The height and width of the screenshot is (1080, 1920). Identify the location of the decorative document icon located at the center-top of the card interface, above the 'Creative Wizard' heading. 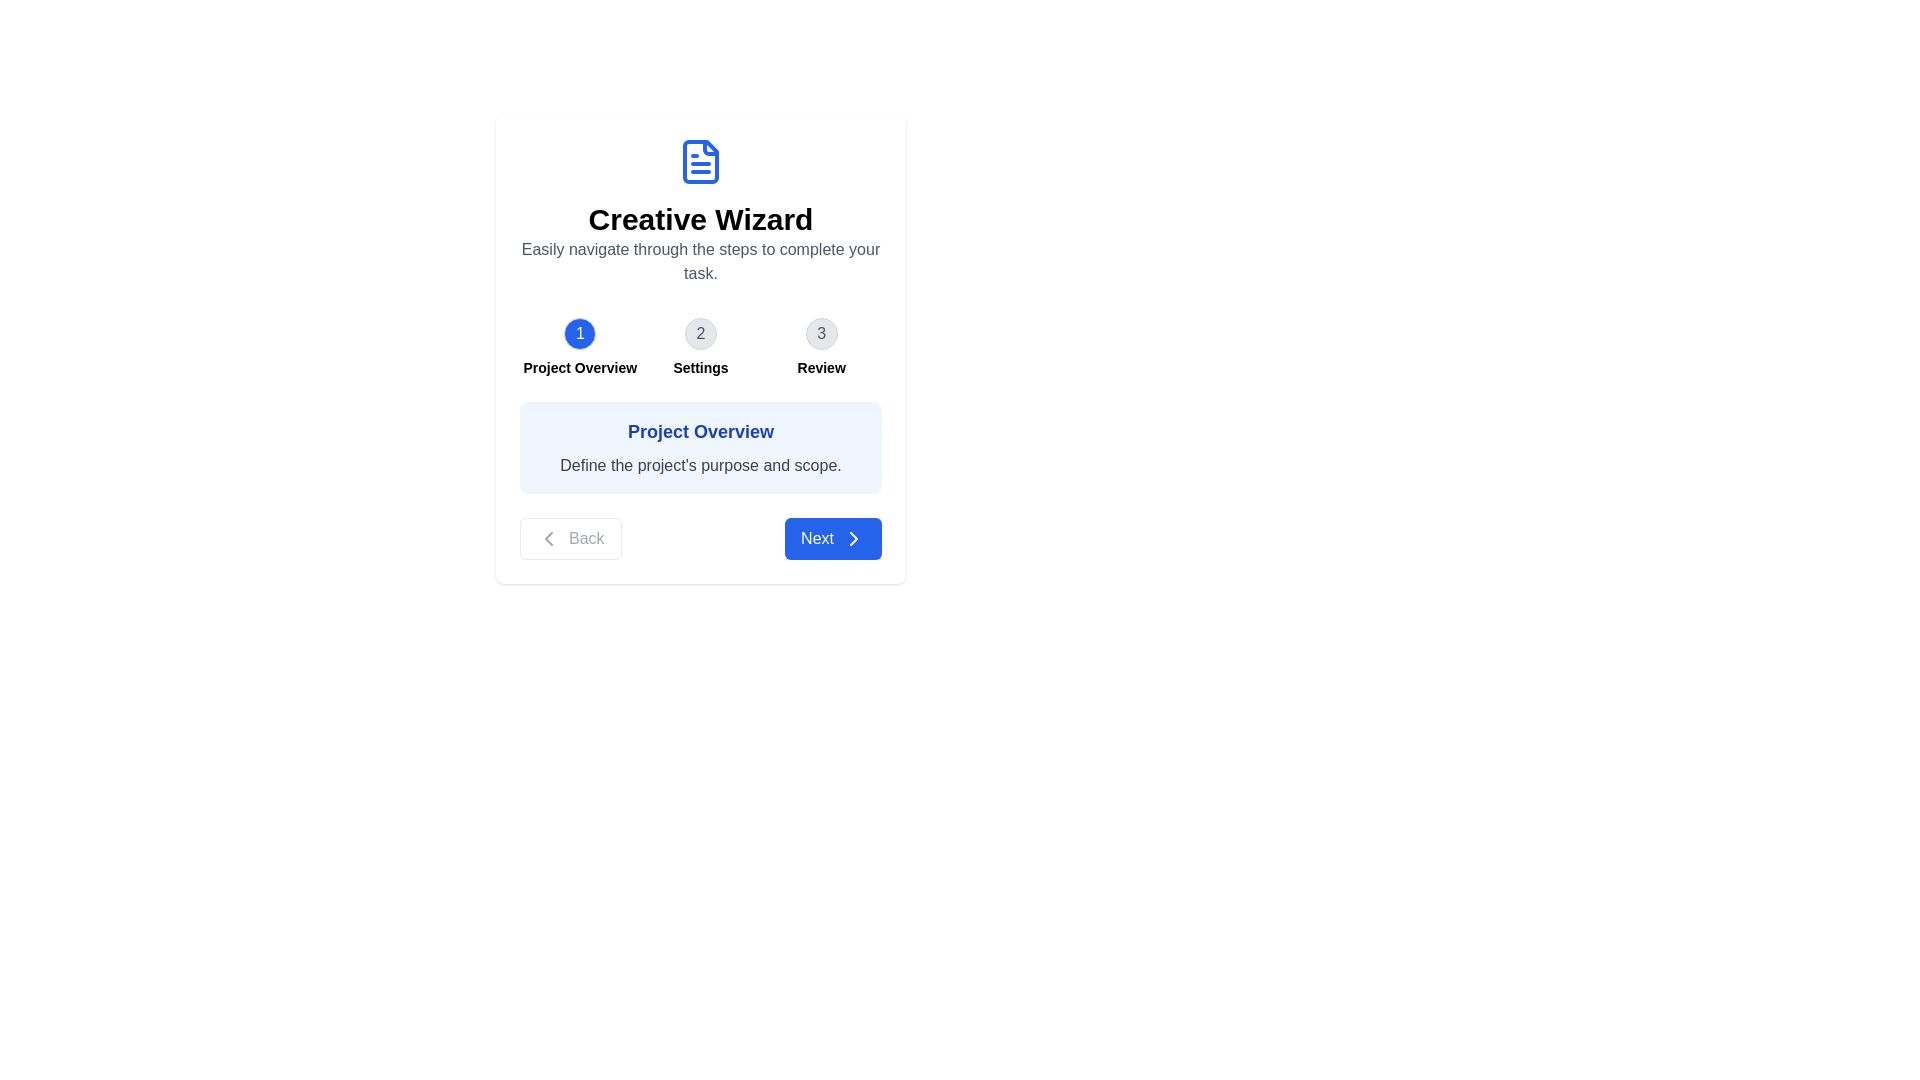
(700, 161).